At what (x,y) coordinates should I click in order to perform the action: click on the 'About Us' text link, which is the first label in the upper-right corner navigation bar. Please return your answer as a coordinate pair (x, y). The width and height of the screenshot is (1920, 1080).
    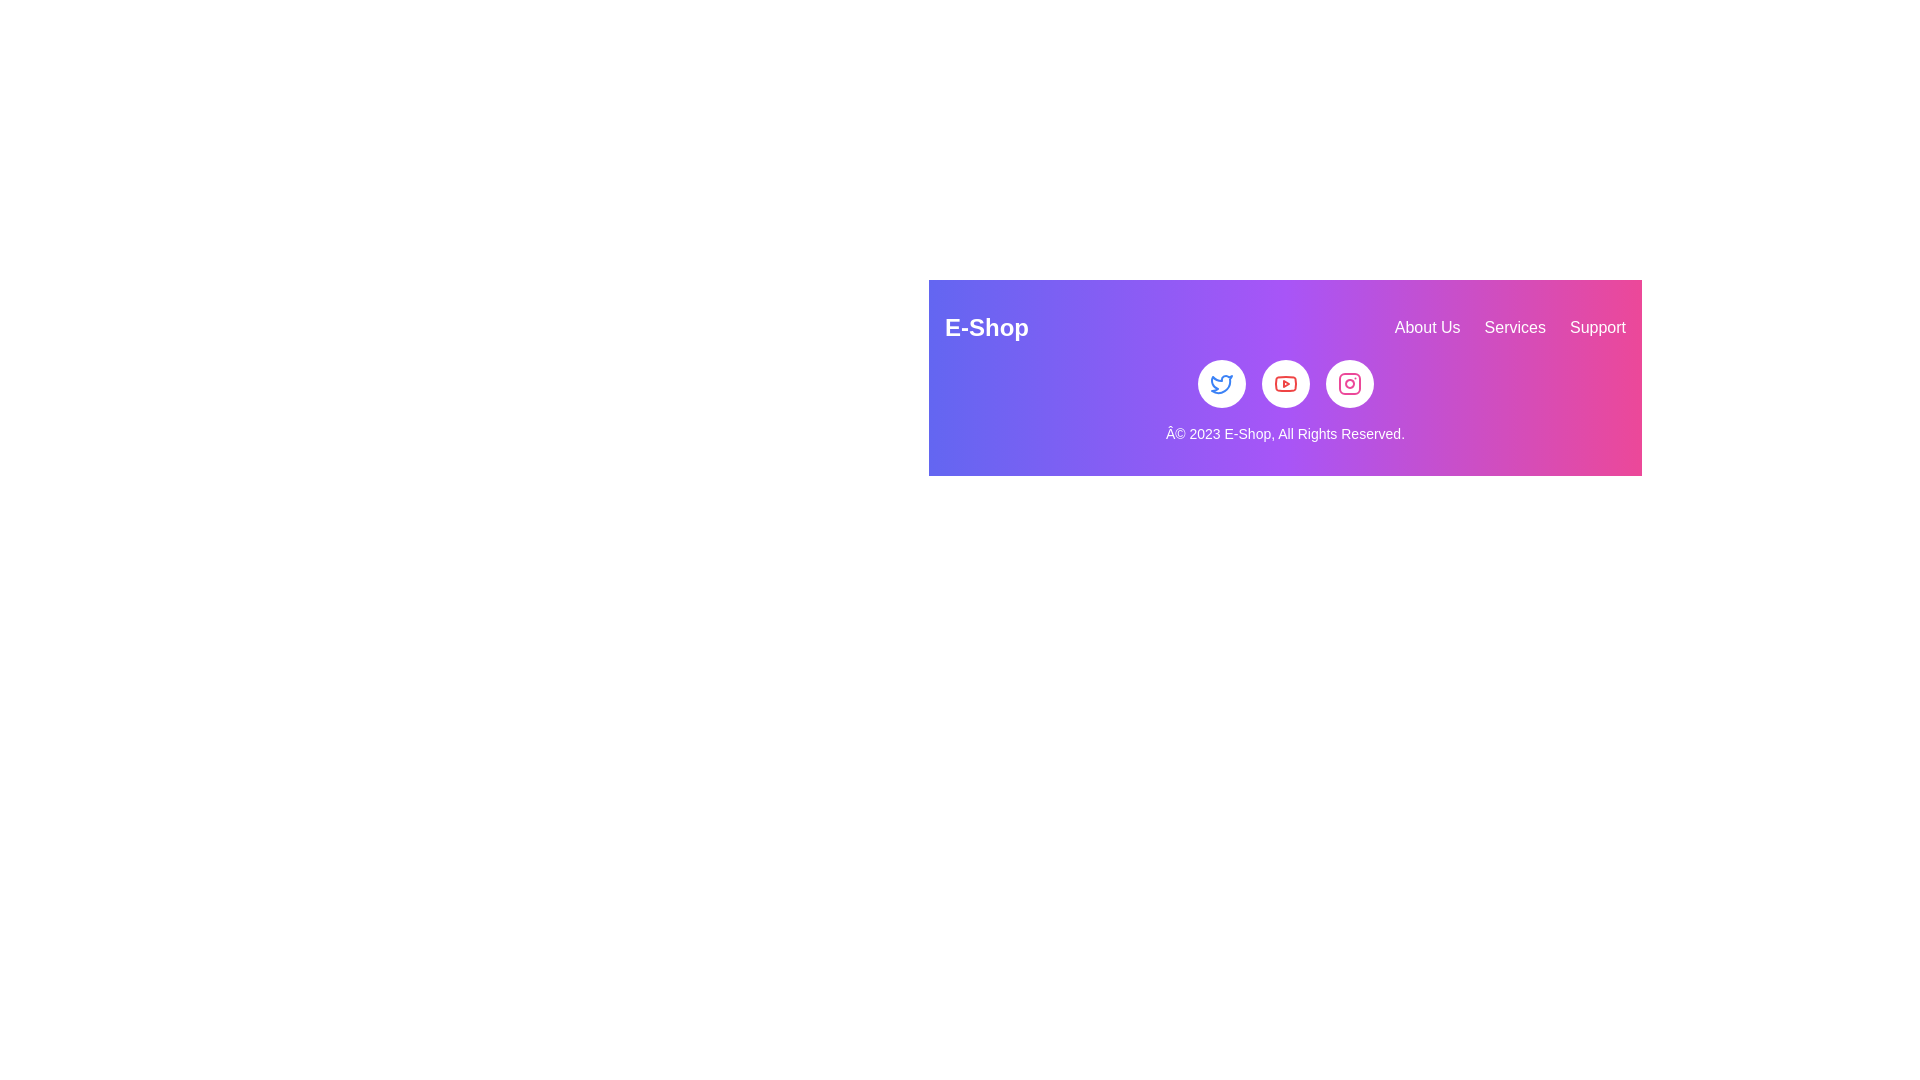
    Looking at the image, I should click on (1425, 326).